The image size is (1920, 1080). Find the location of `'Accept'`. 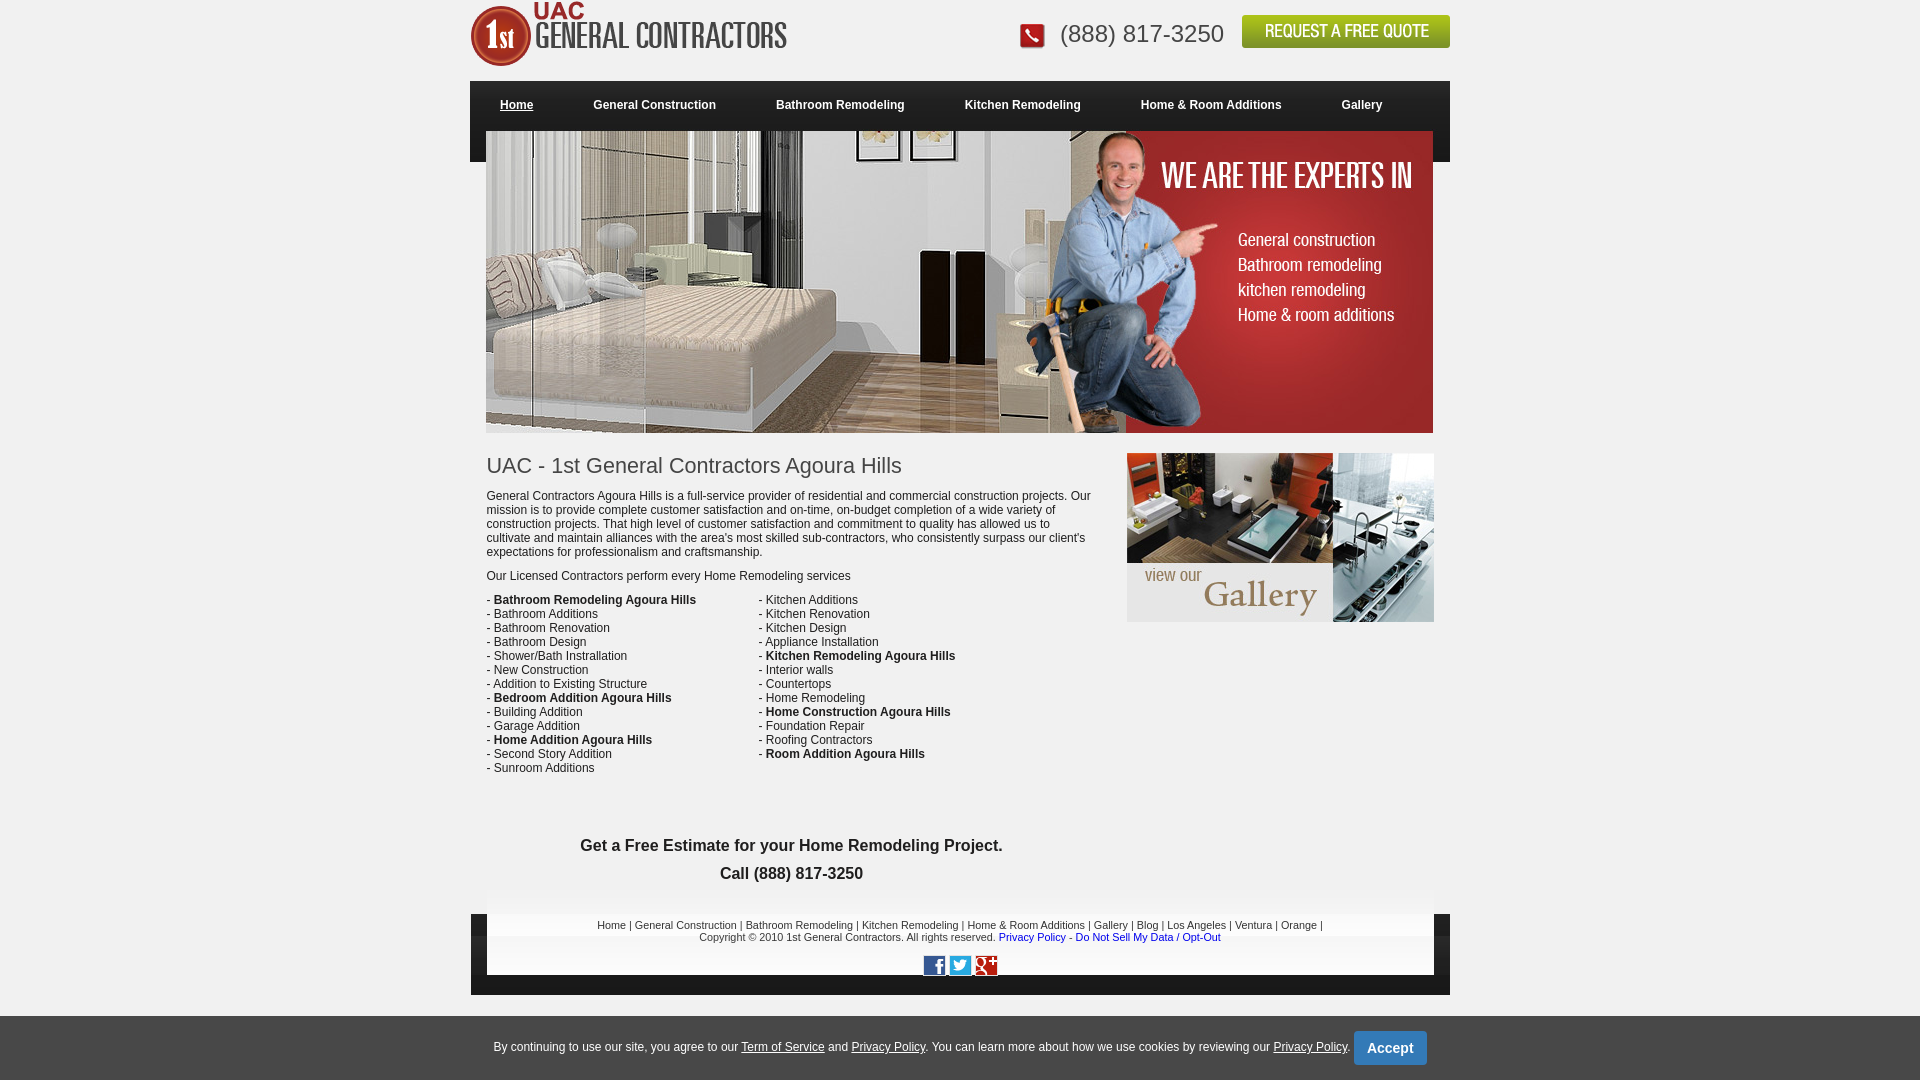

'Accept' is located at coordinates (1353, 1047).